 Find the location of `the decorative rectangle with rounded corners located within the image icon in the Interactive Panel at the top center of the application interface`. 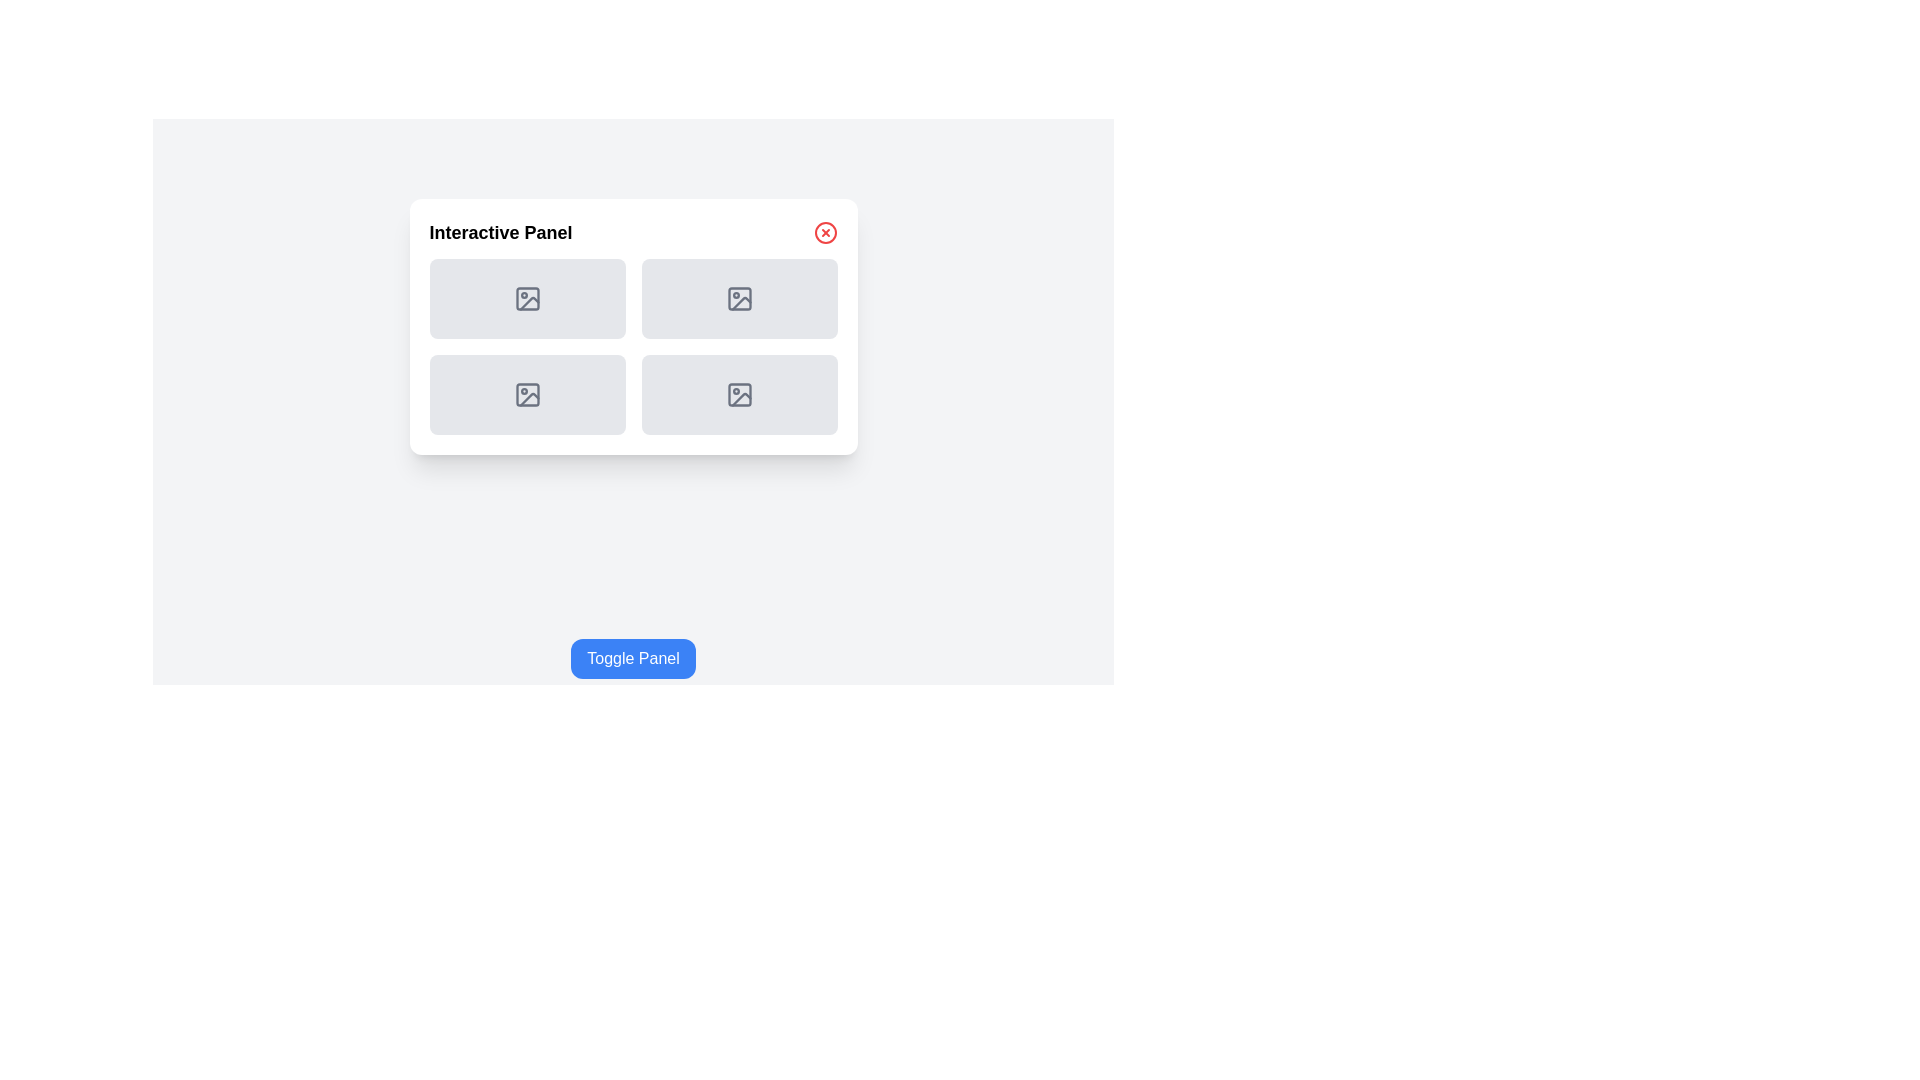

the decorative rectangle with rounded corners located within the image icon in the Interactive Panel at the top center of the application interface is located at coordinates (527, 299).